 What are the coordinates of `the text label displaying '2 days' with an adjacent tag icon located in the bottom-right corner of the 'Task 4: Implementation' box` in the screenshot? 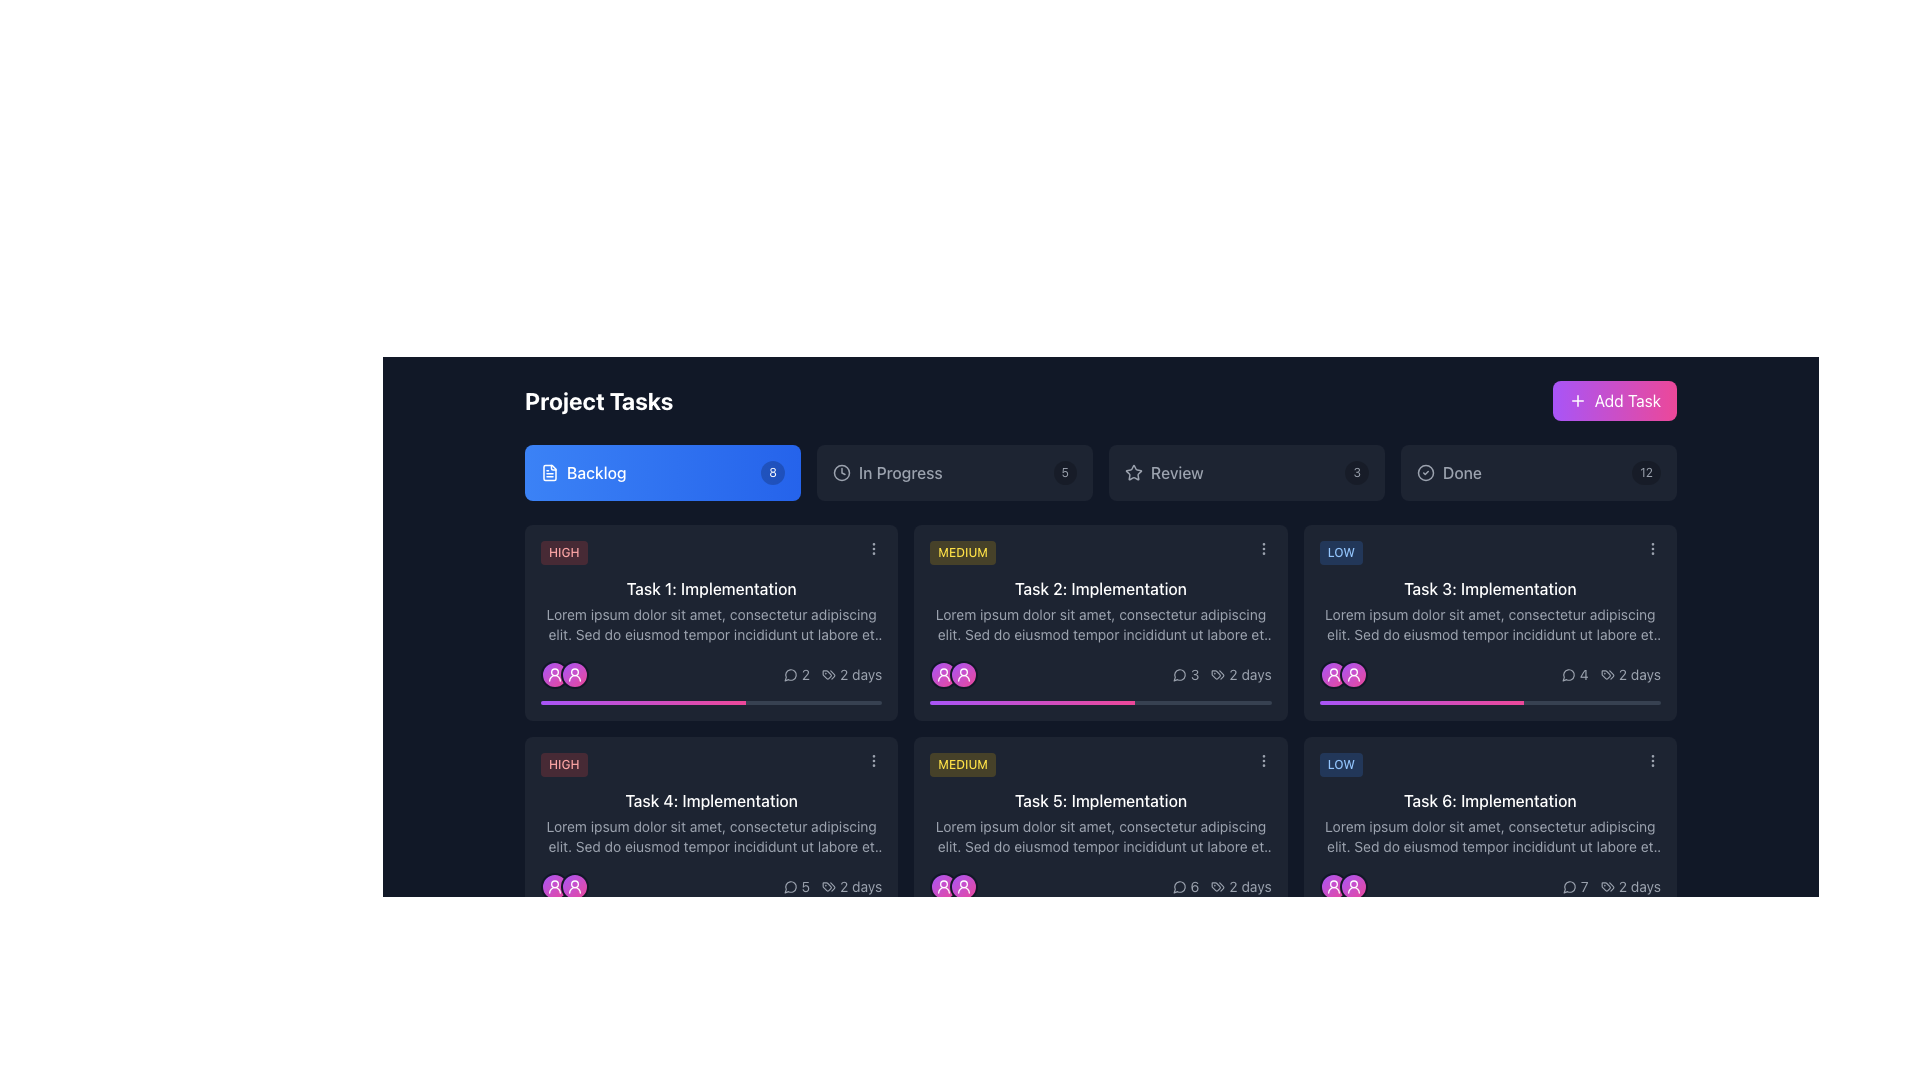 It's located at (852, 886).